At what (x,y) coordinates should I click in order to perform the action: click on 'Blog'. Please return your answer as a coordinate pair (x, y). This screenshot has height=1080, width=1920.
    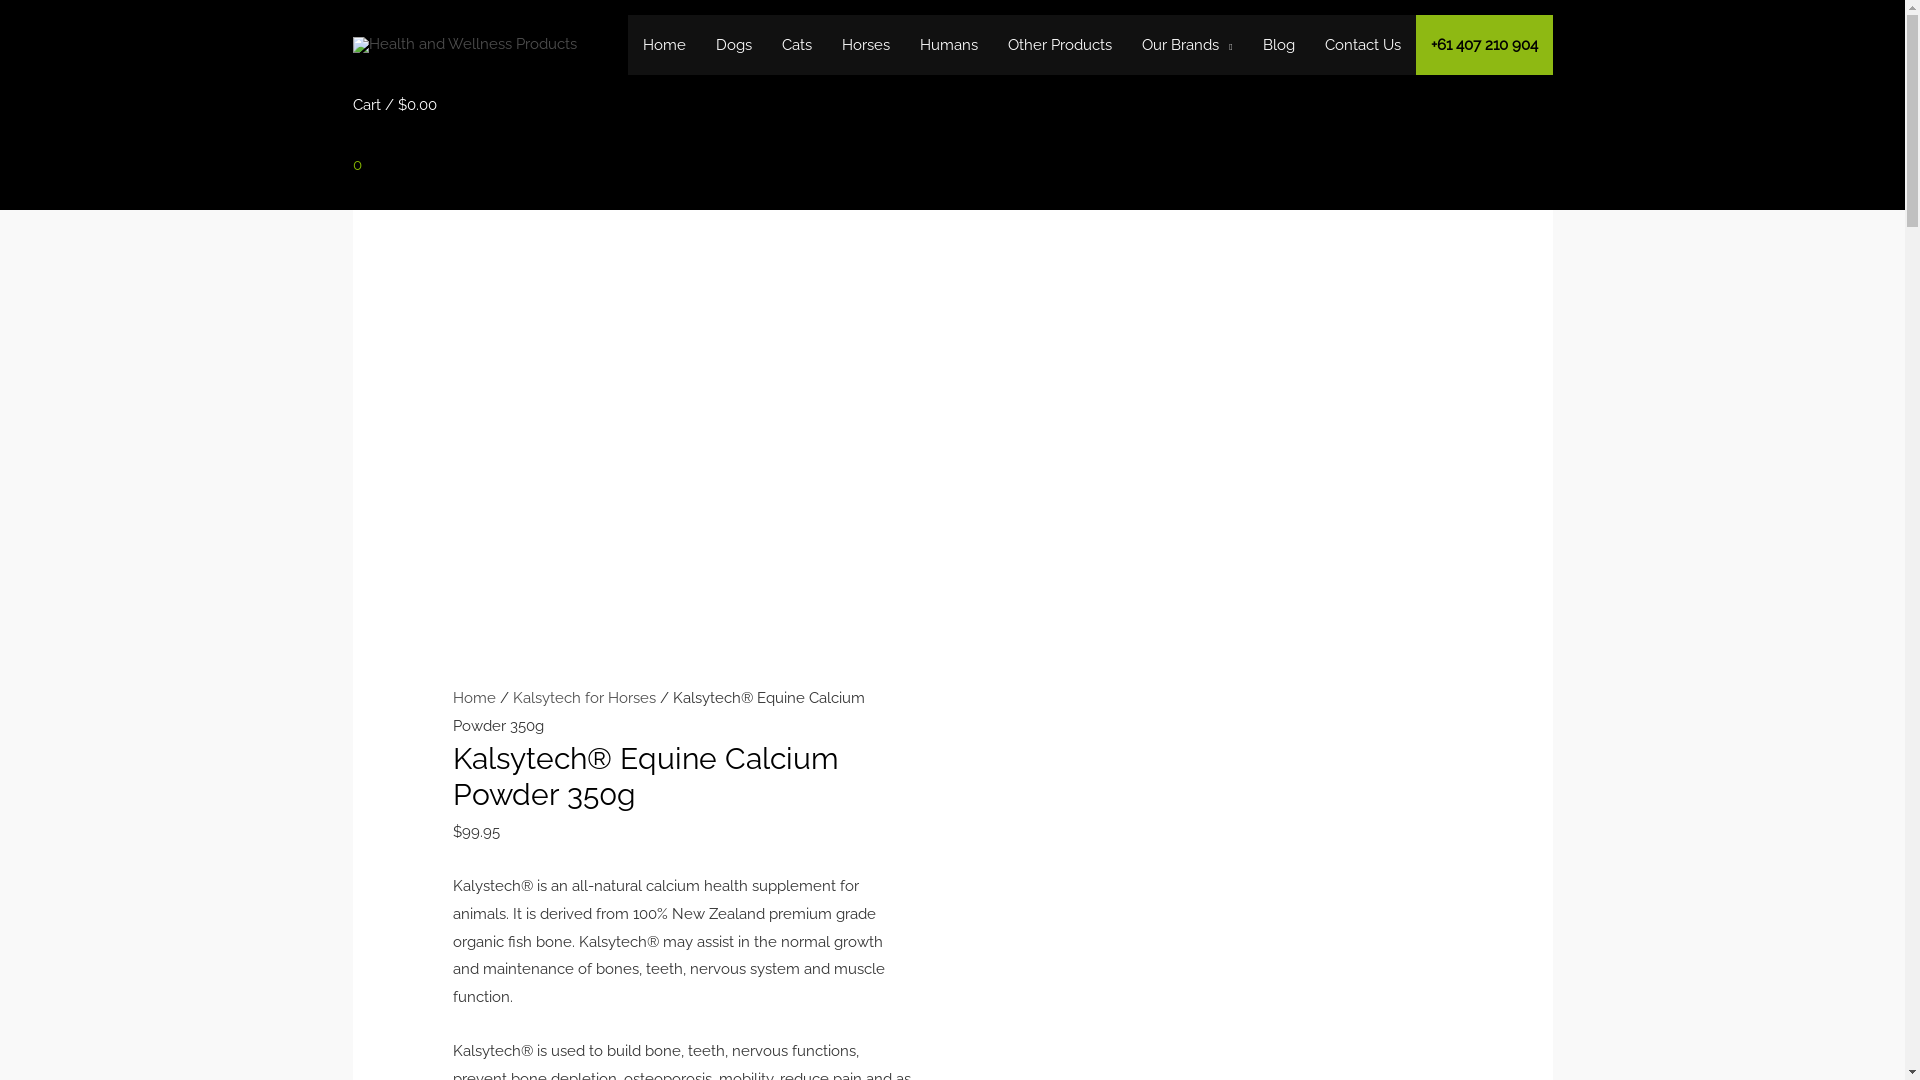
    Looking at the image, I should click on (1277, 45).